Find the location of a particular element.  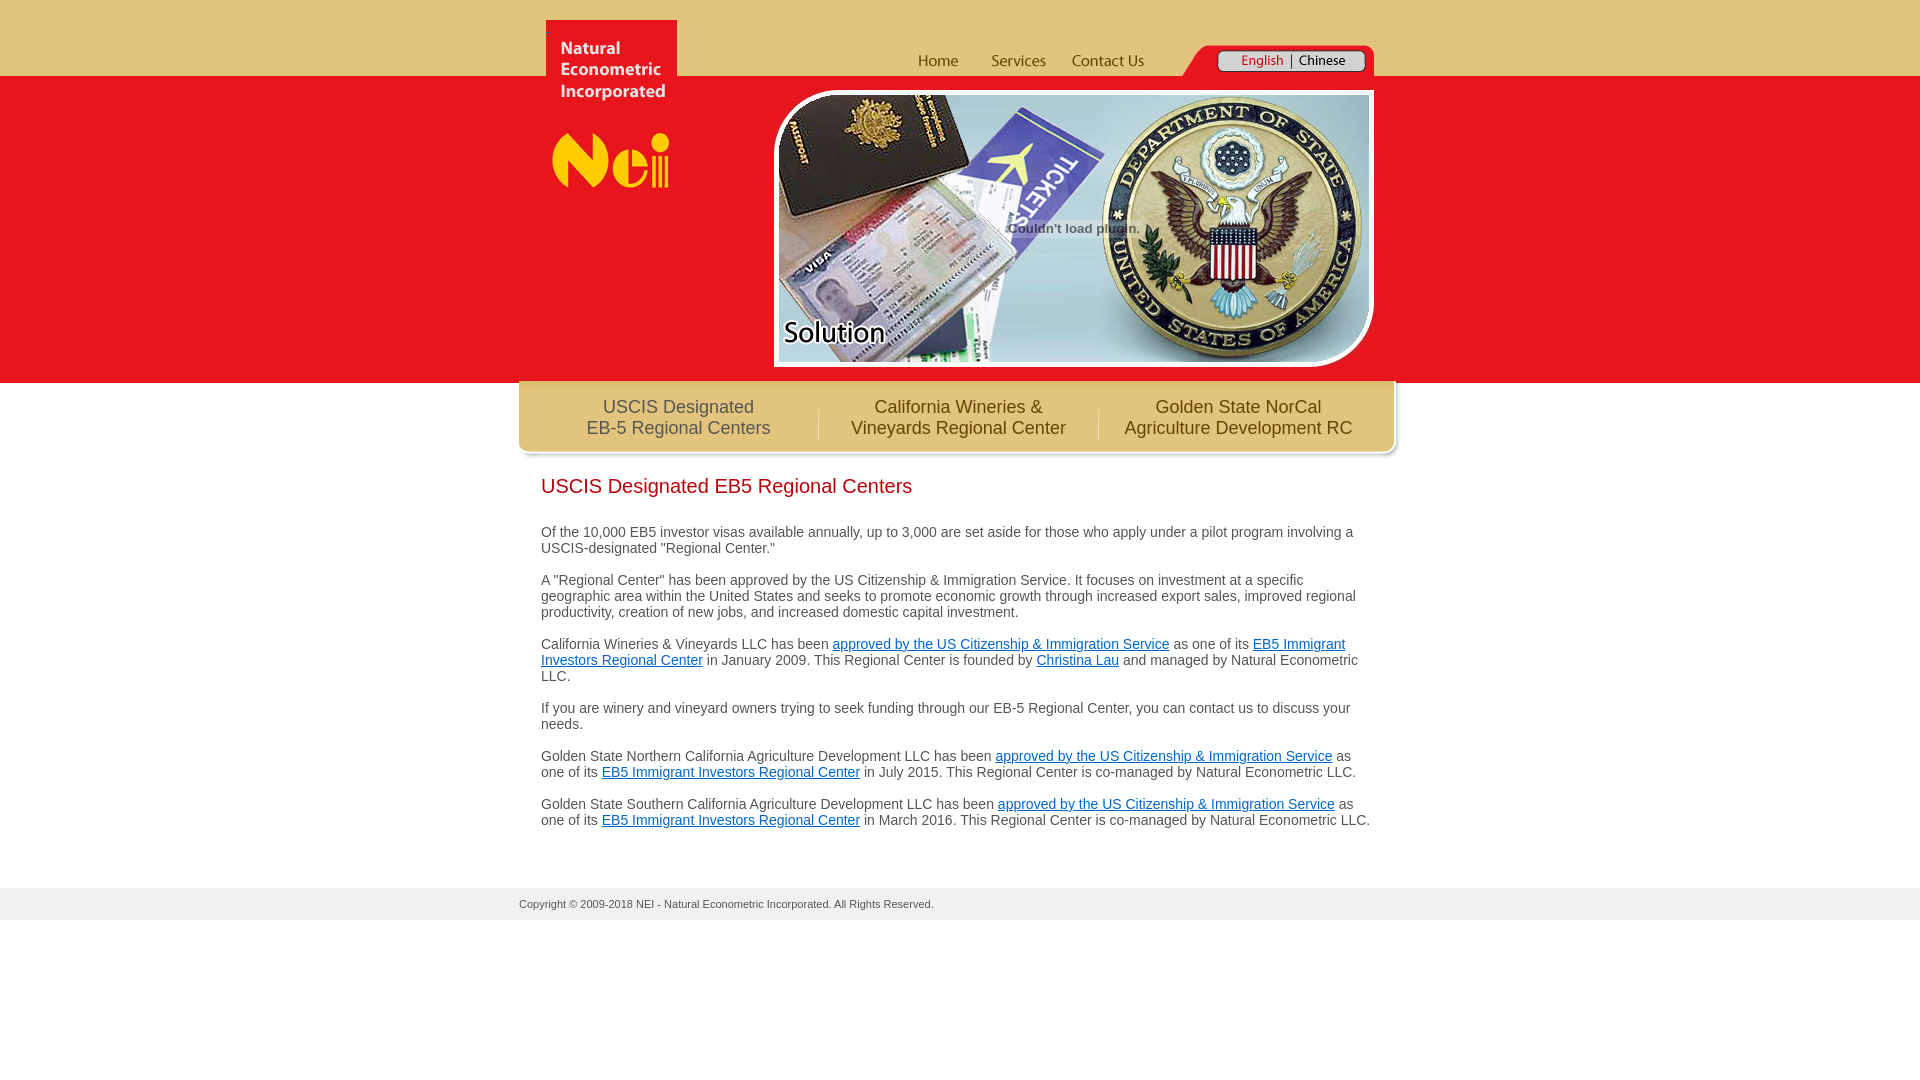

'approved by the US Citizenship & Immigration Service' is located at coordinates (1163, 756).